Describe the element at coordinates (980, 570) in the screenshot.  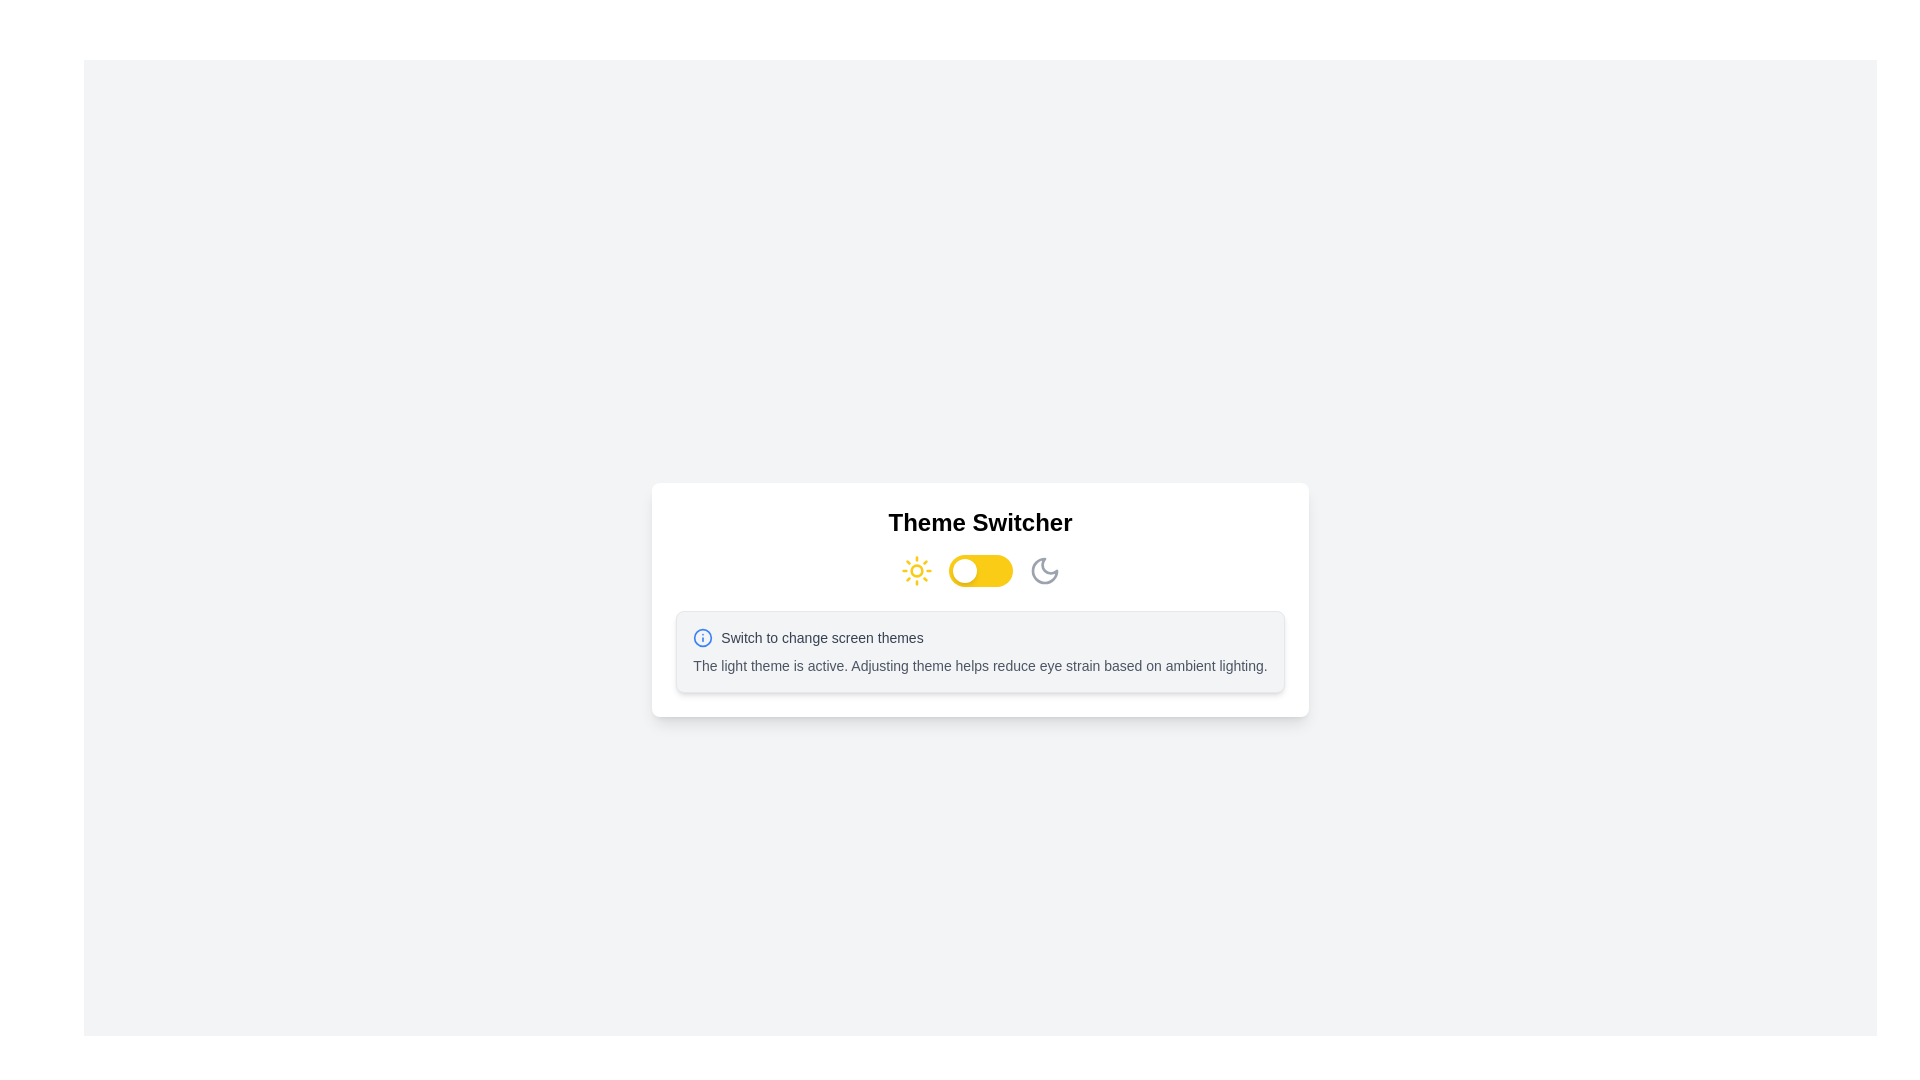
I see `the toggle switch located in the center of the 'Theme Switcher' card interface` at that location.